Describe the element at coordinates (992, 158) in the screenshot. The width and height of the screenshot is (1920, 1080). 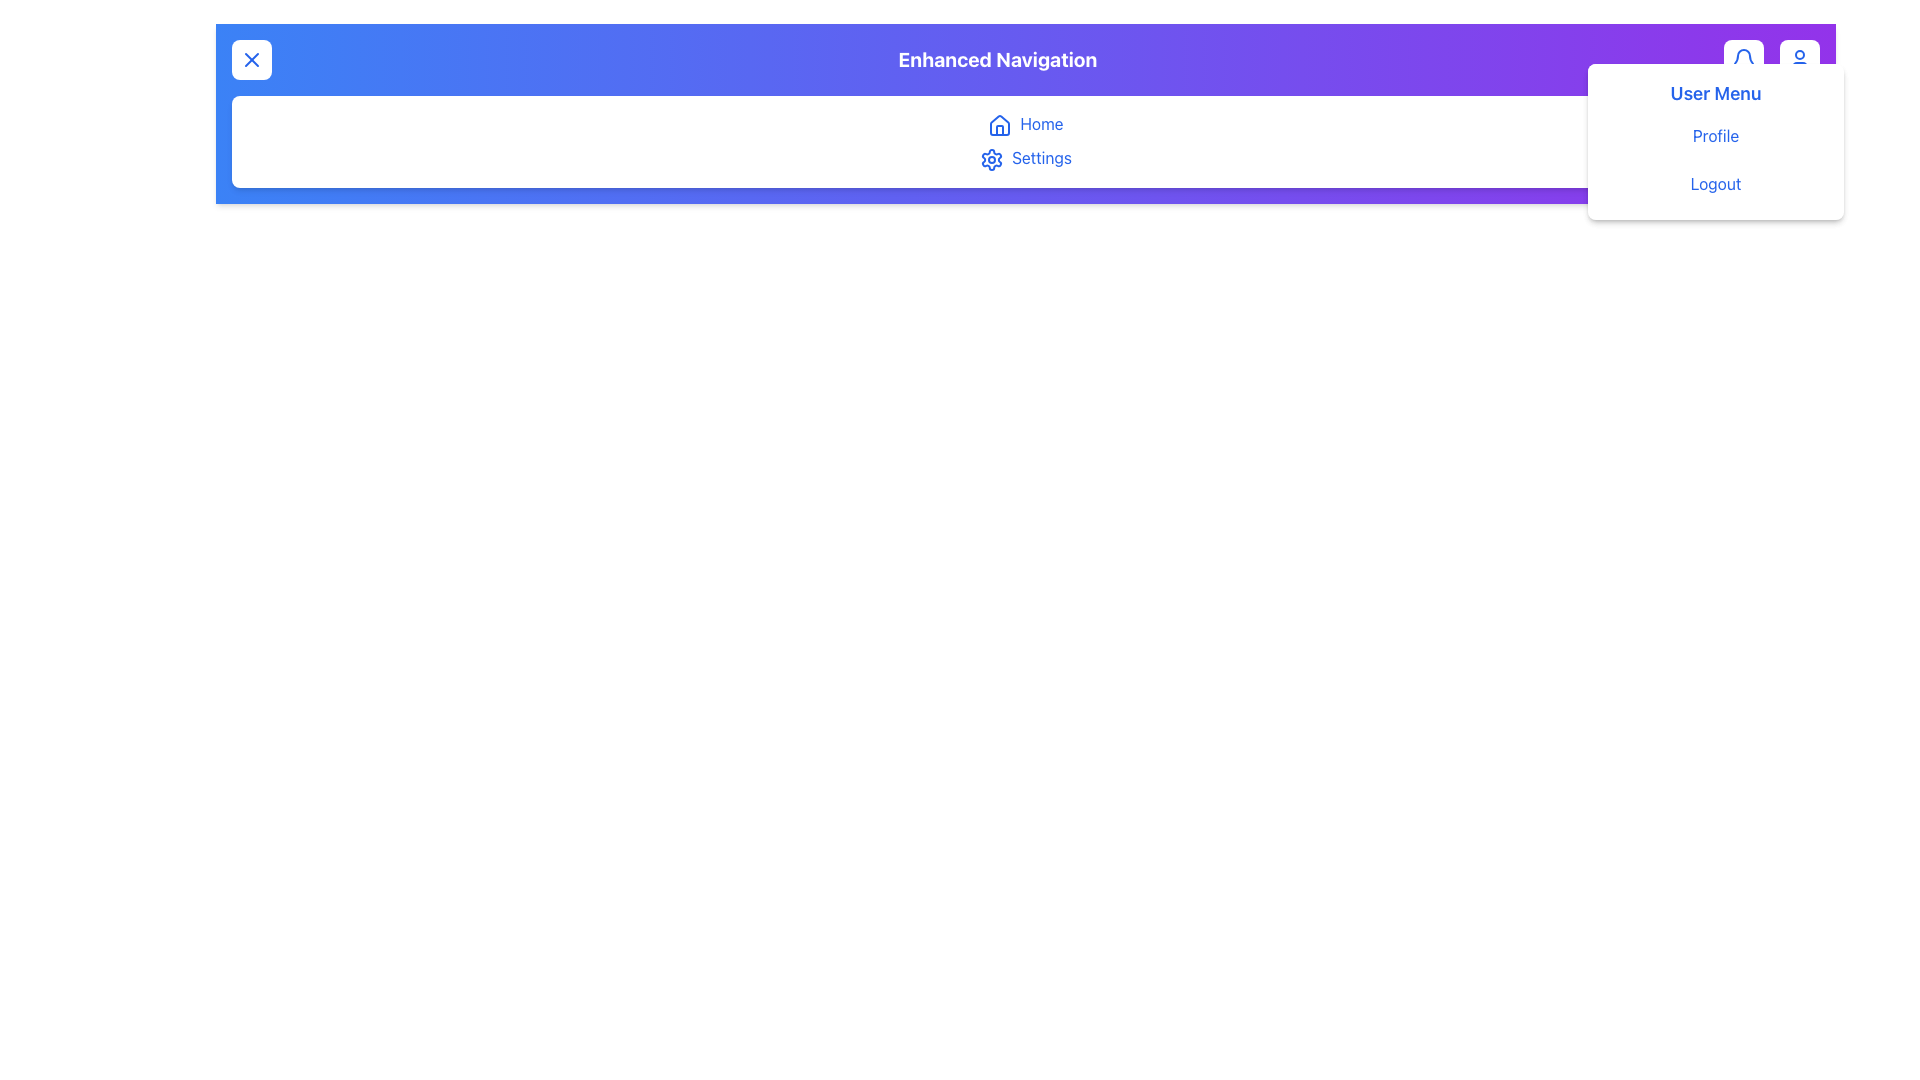
I see `the Icon element located in the navigation bar, adjacent to the 'Home' link and to the left of the 'Settings' text link` at that location.